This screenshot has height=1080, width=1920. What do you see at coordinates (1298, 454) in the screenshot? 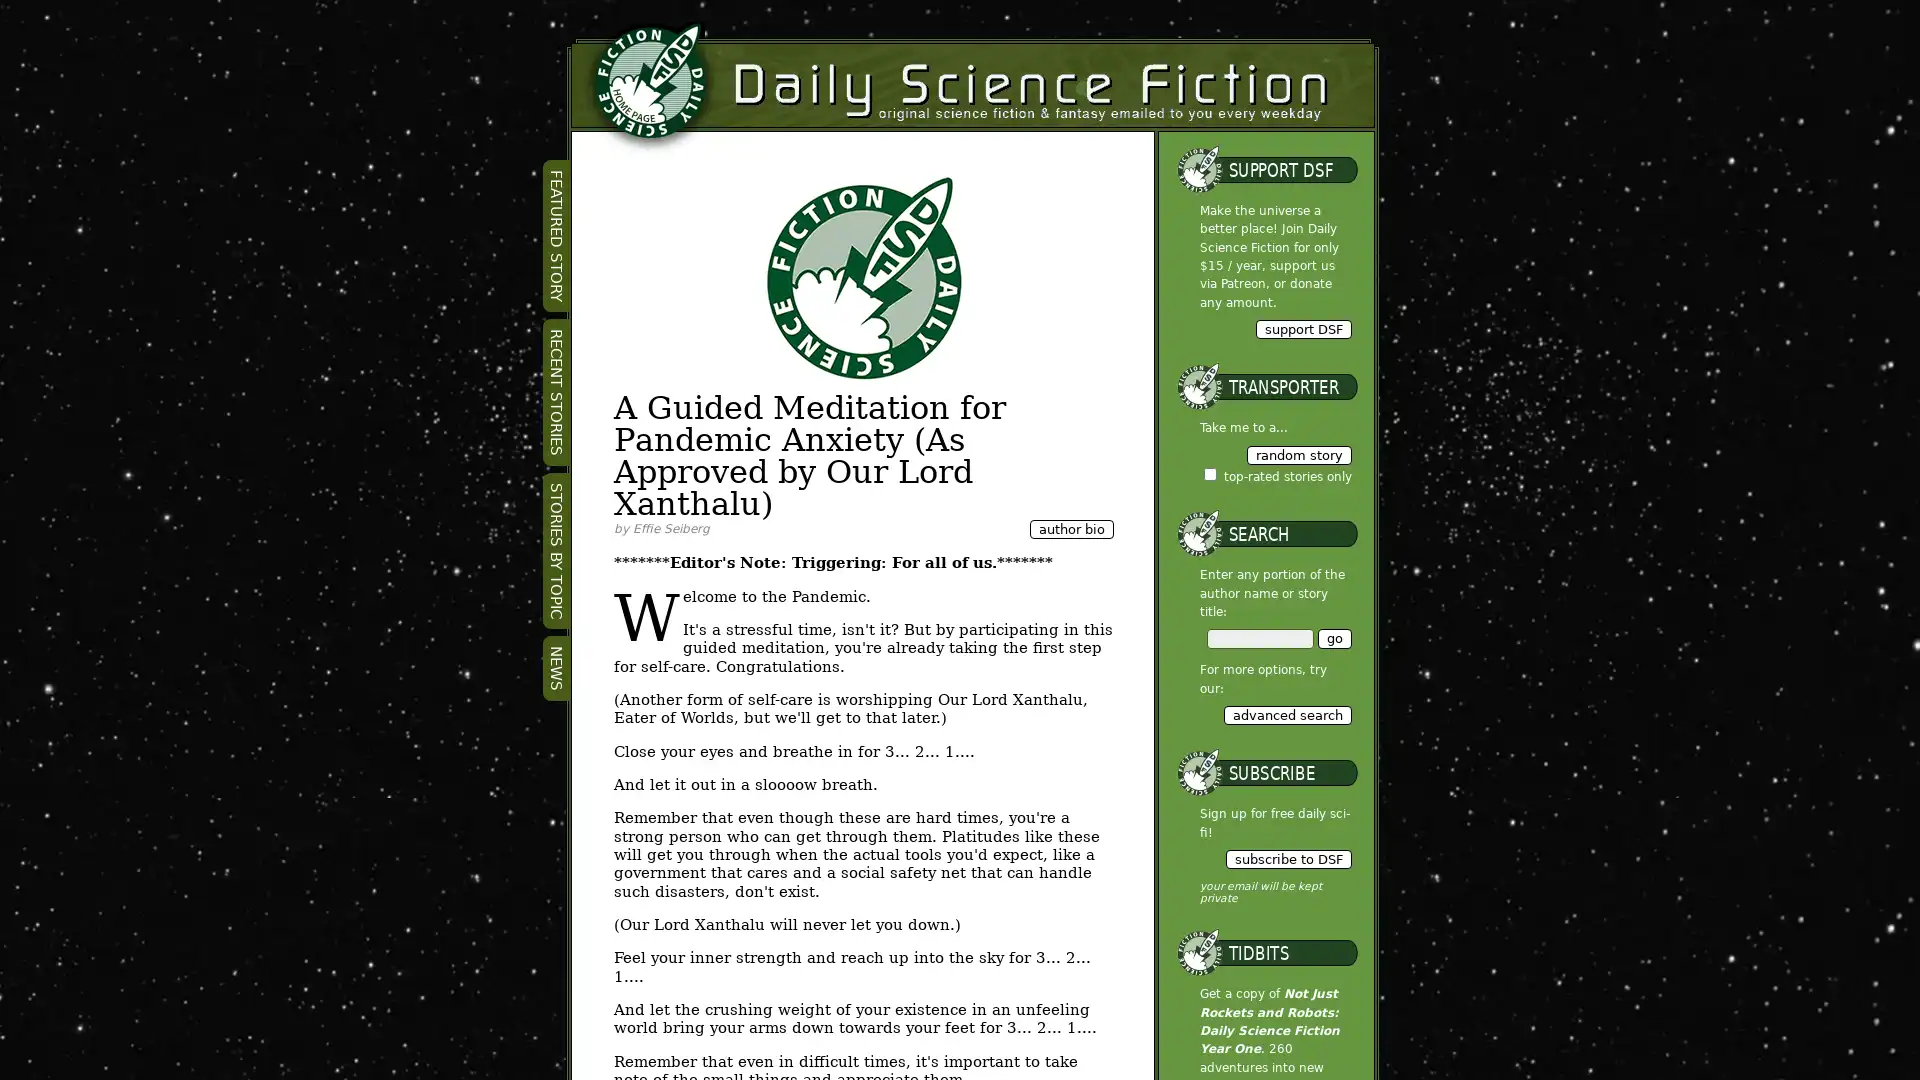
I see `random story` at bounding box center [1298, 454].